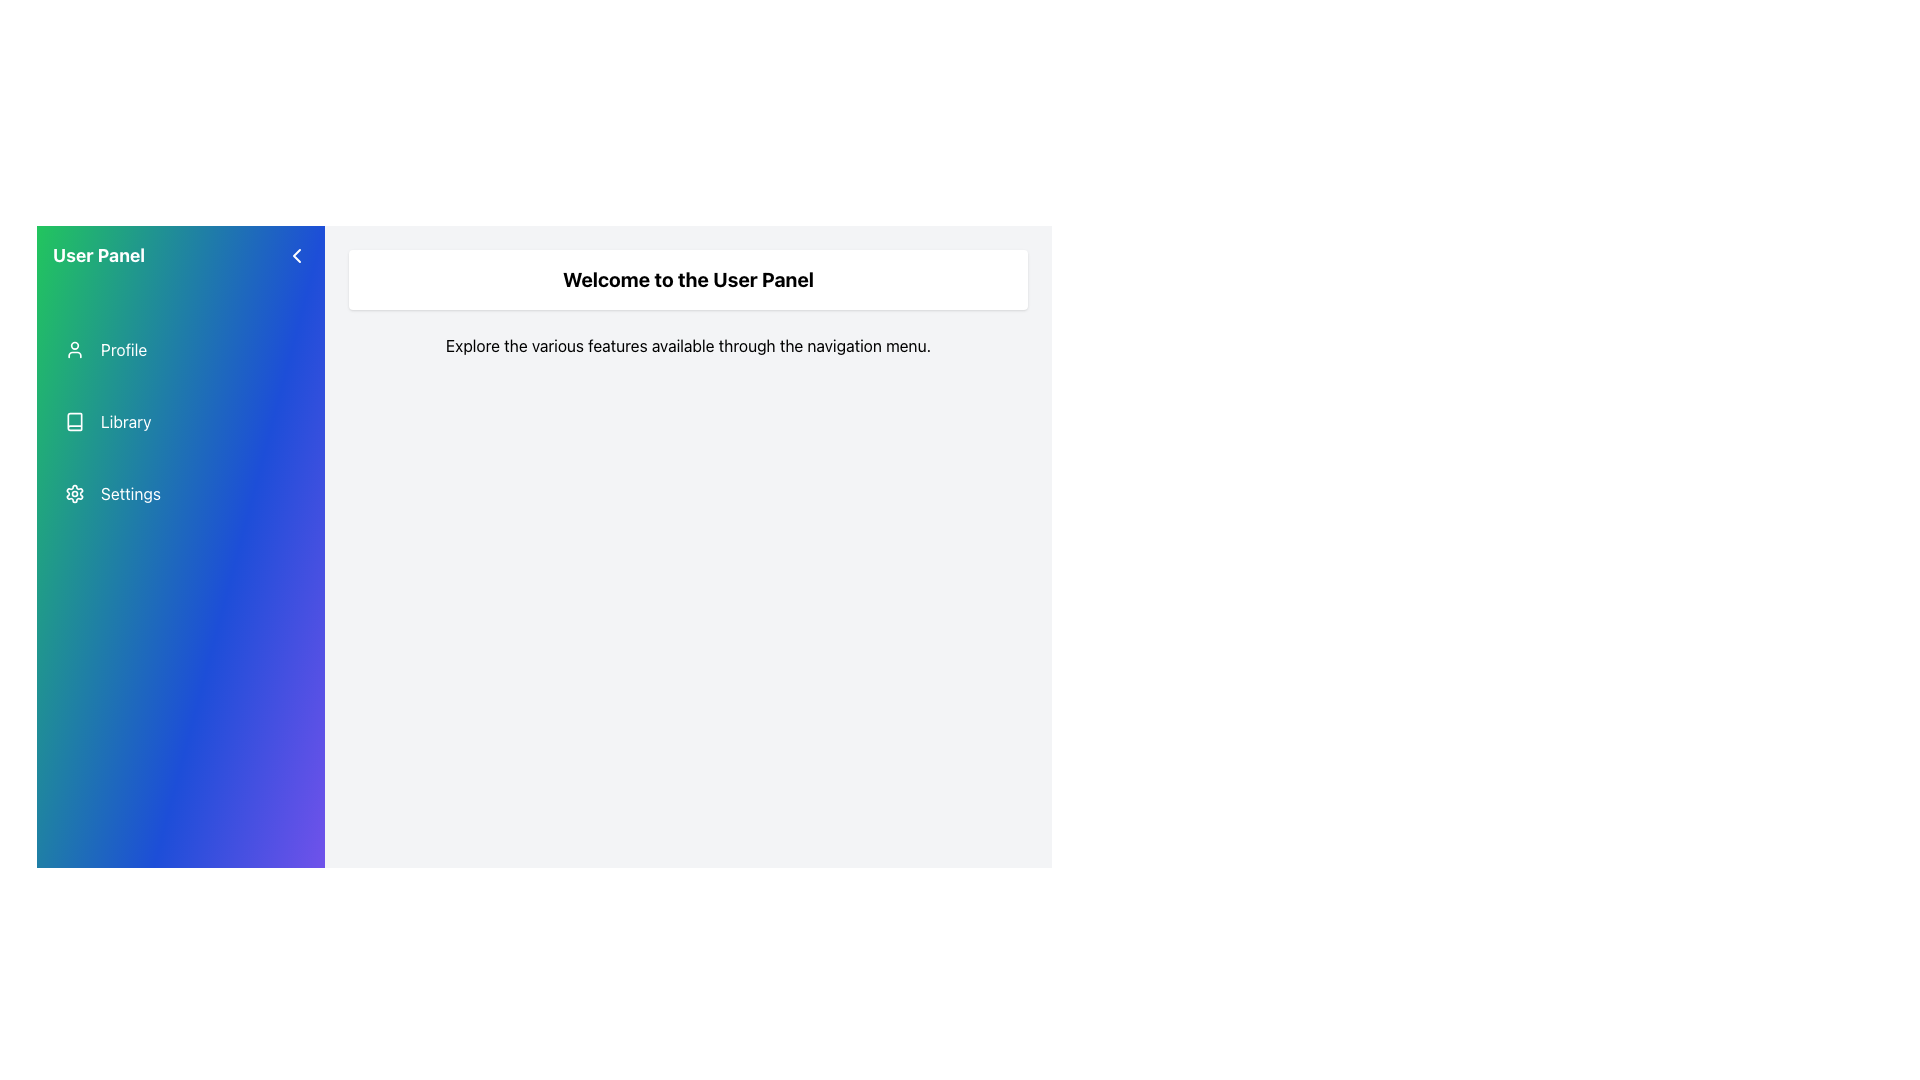 The height and width of the screenshot is (1080, 1920). I want to click on the static heading component that serves as a welcoming header for the user panel, positioned at the top-center of the main content area, so click(688, 280).